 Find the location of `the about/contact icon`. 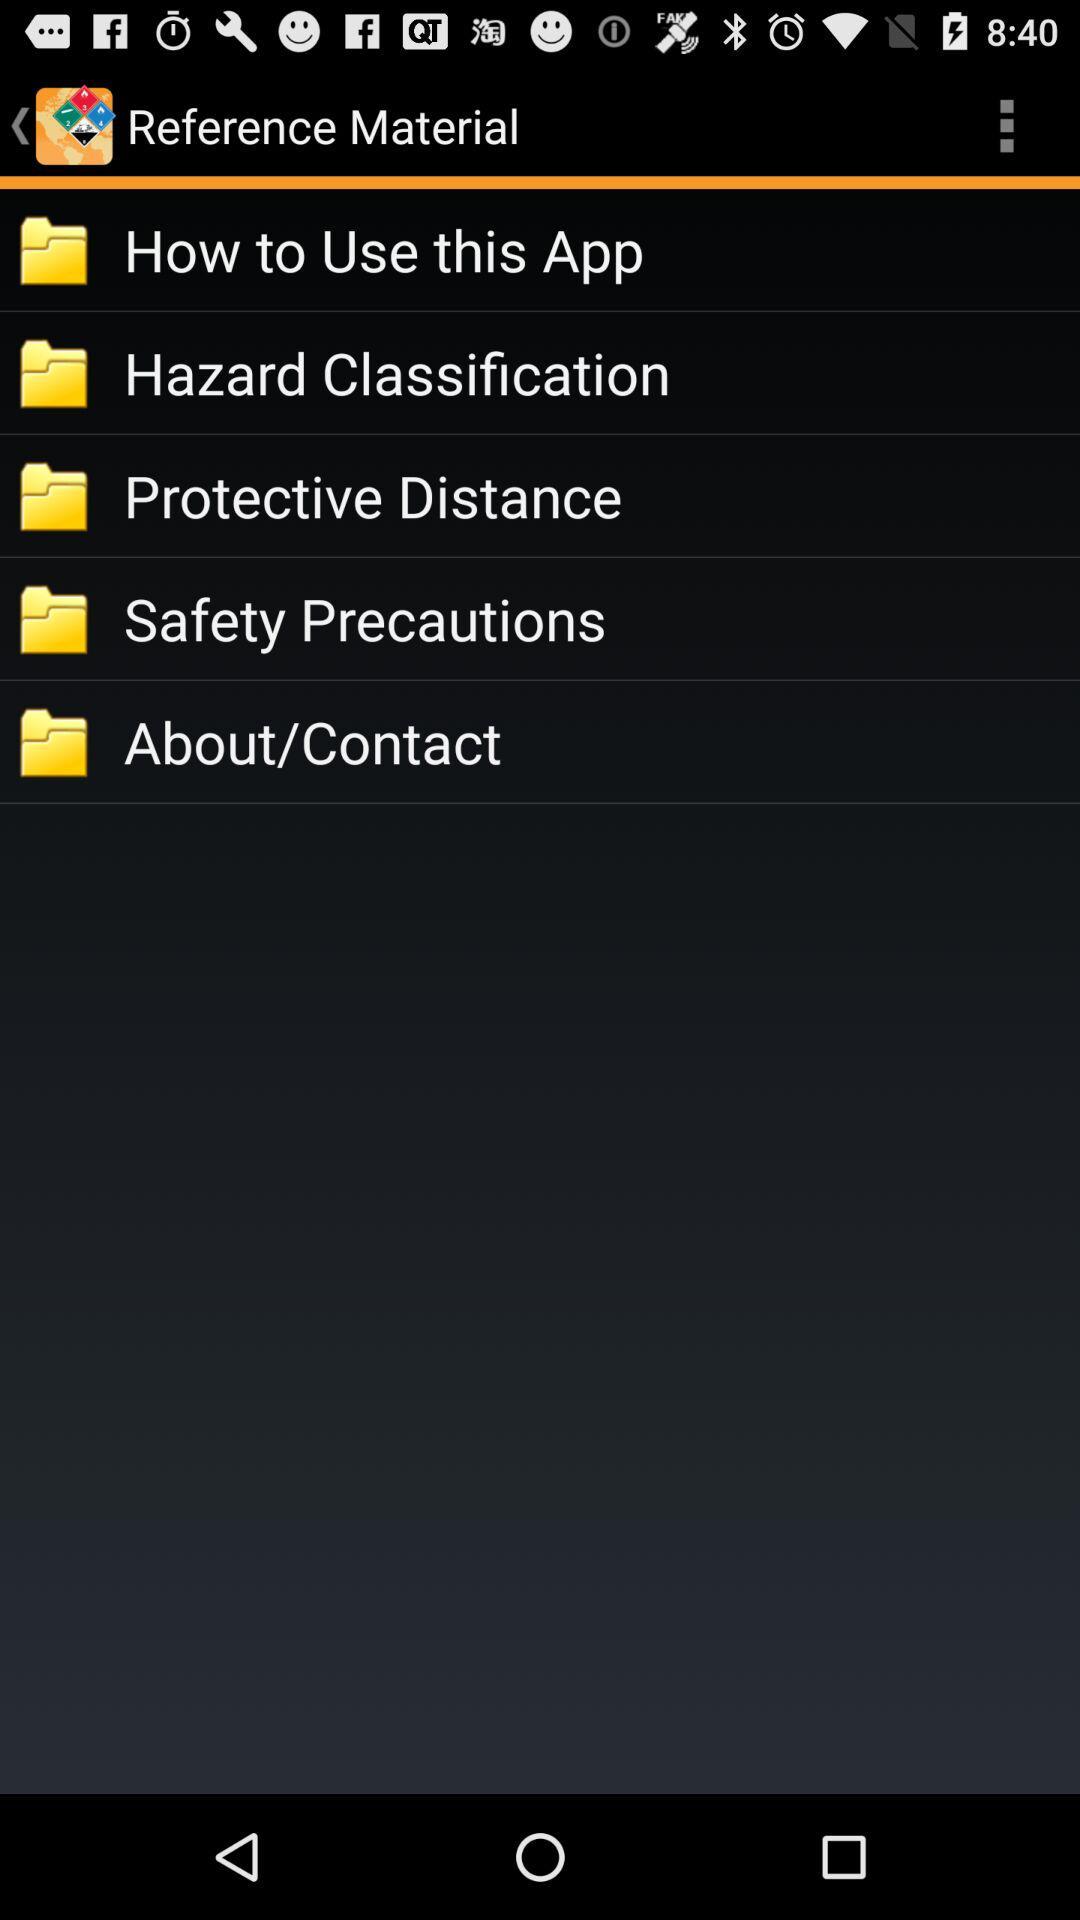

the about/contact icon is located at coordinates (600, 740).